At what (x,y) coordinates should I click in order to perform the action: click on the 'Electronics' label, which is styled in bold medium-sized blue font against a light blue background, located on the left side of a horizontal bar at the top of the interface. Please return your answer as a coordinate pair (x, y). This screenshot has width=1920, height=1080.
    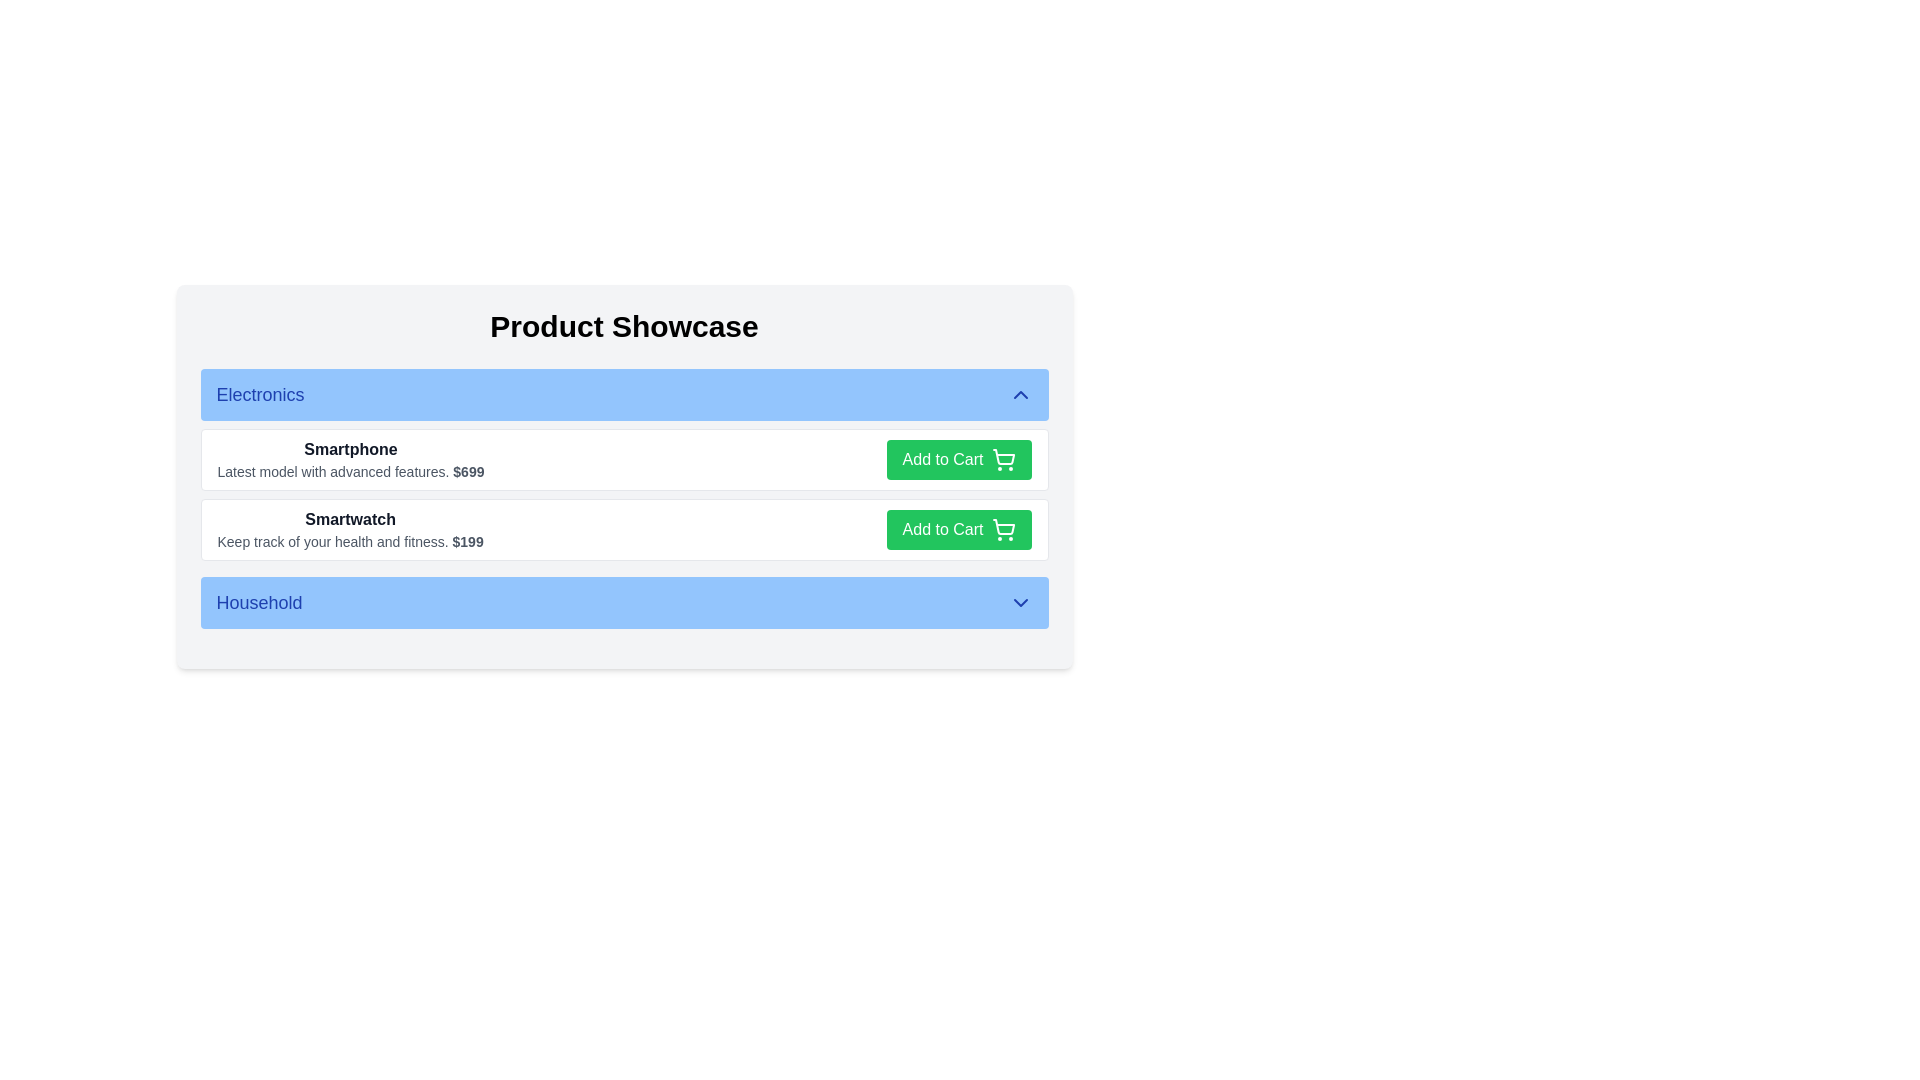
    Looking at the image, I should click on (259, 394).